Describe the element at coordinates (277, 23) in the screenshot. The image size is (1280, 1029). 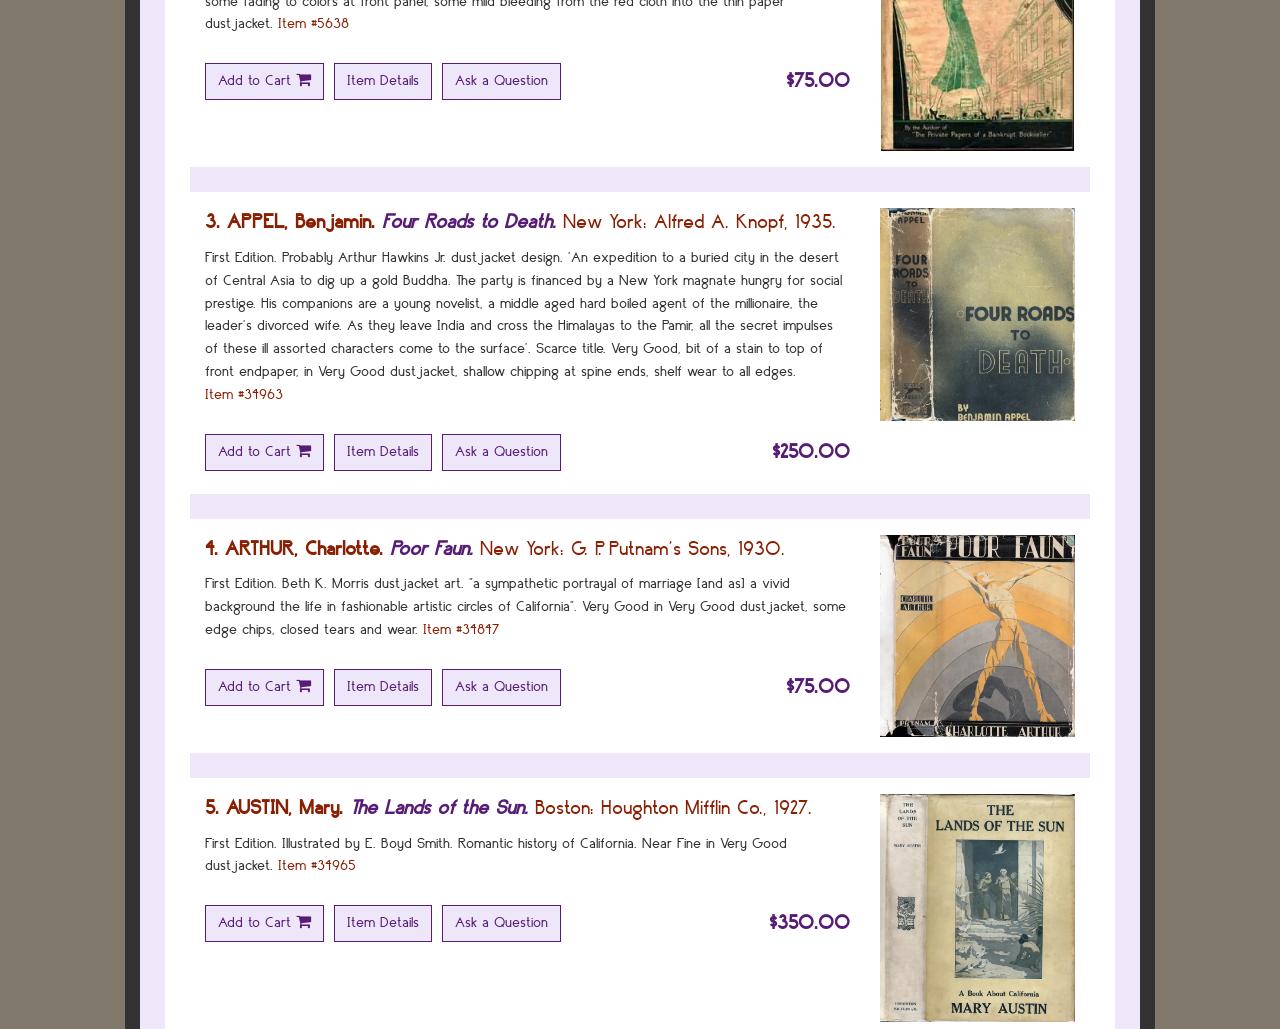
I see `'Item #5638'` at that location.